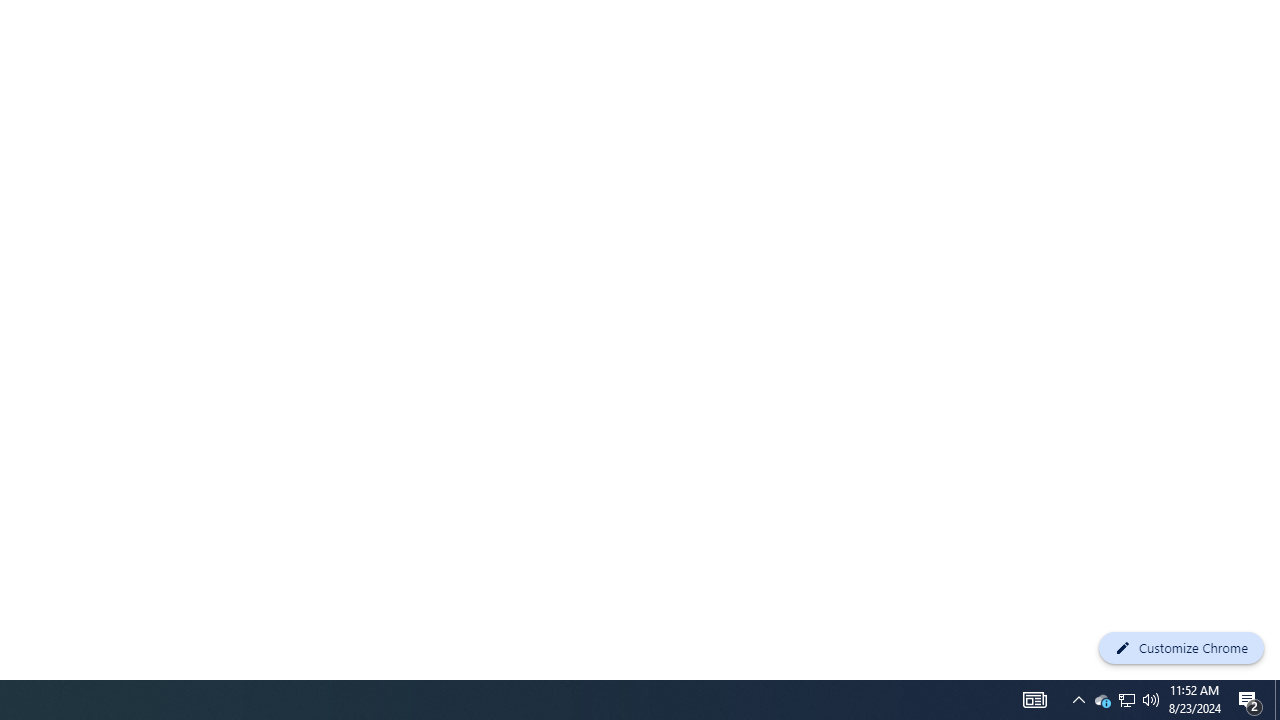 The height and width of the screenshot is (720, 1280). What do you see at coordinates (1181, 648) in the screenshot?
I see `'Customize Chrome'` at bounding box center [1181, 648].